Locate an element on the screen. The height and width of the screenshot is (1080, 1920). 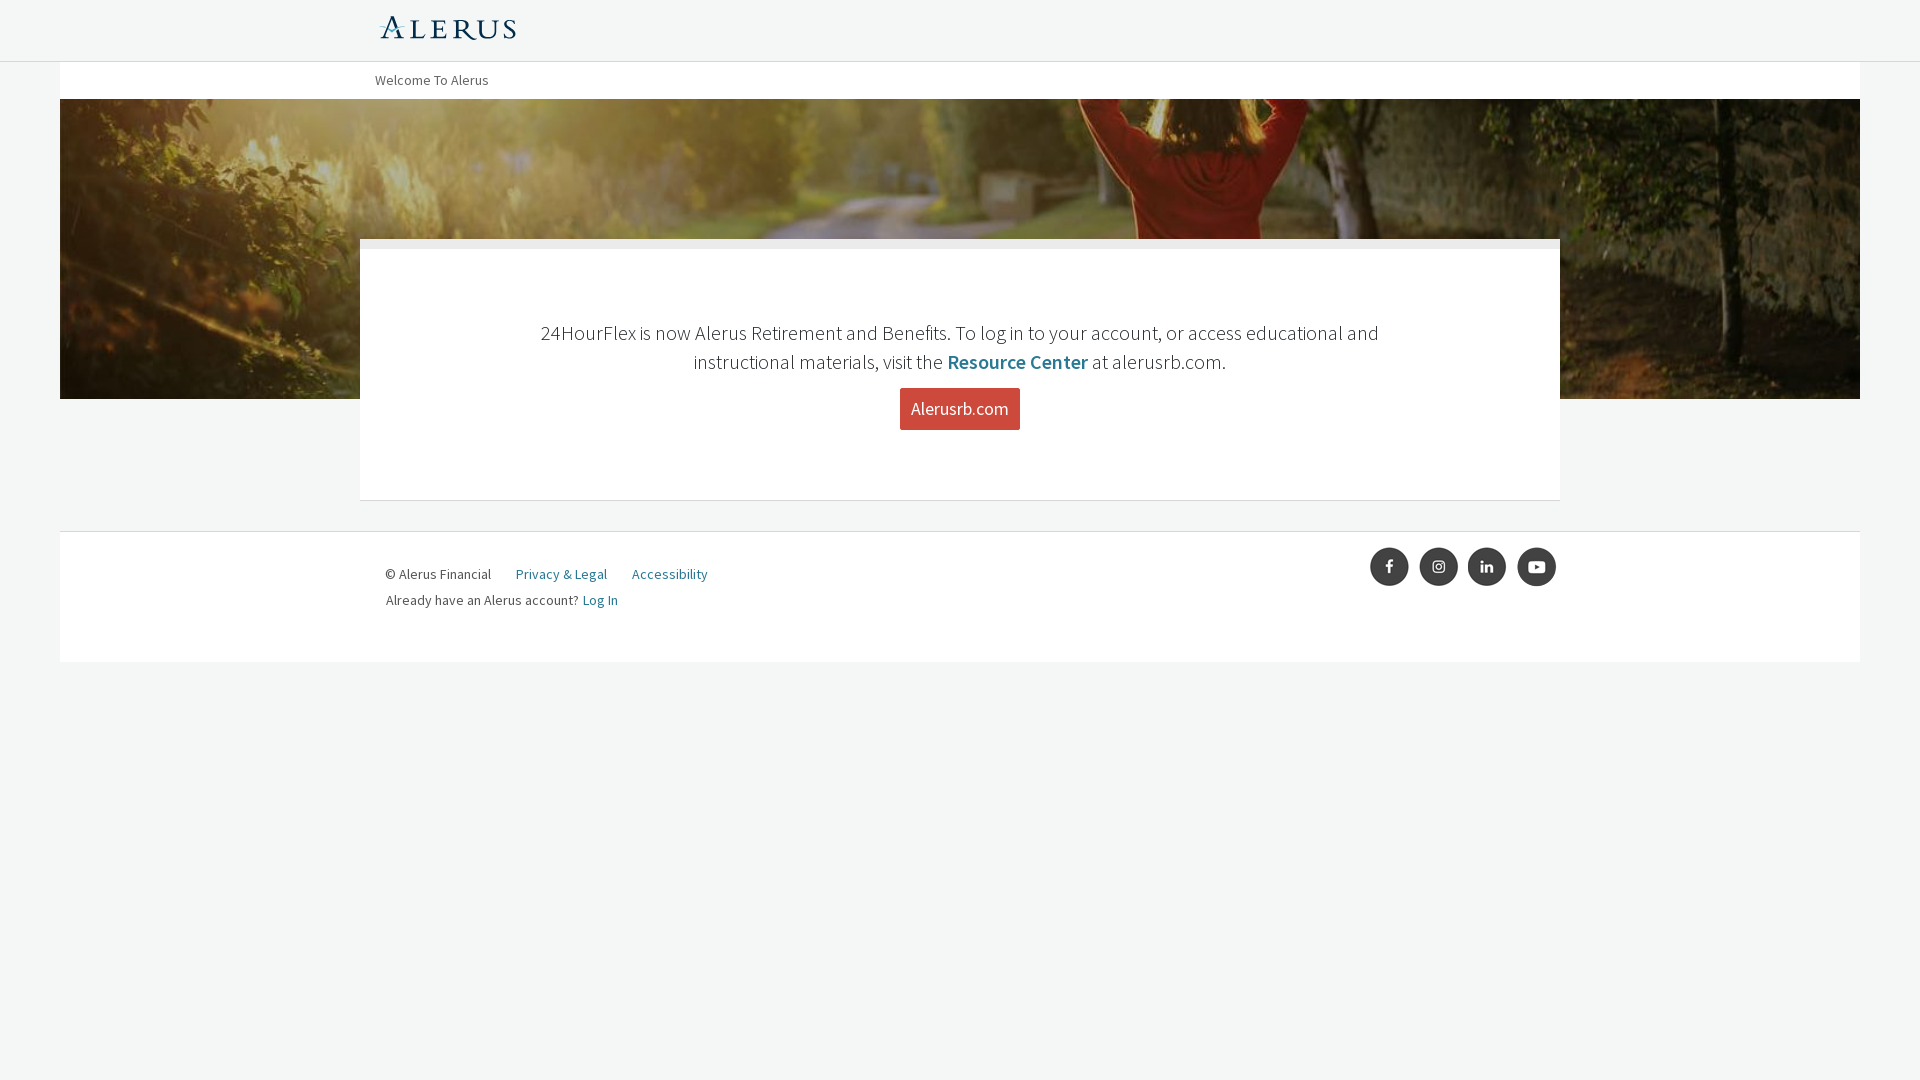
'Youtube' is located at coordinates (1535, 567).